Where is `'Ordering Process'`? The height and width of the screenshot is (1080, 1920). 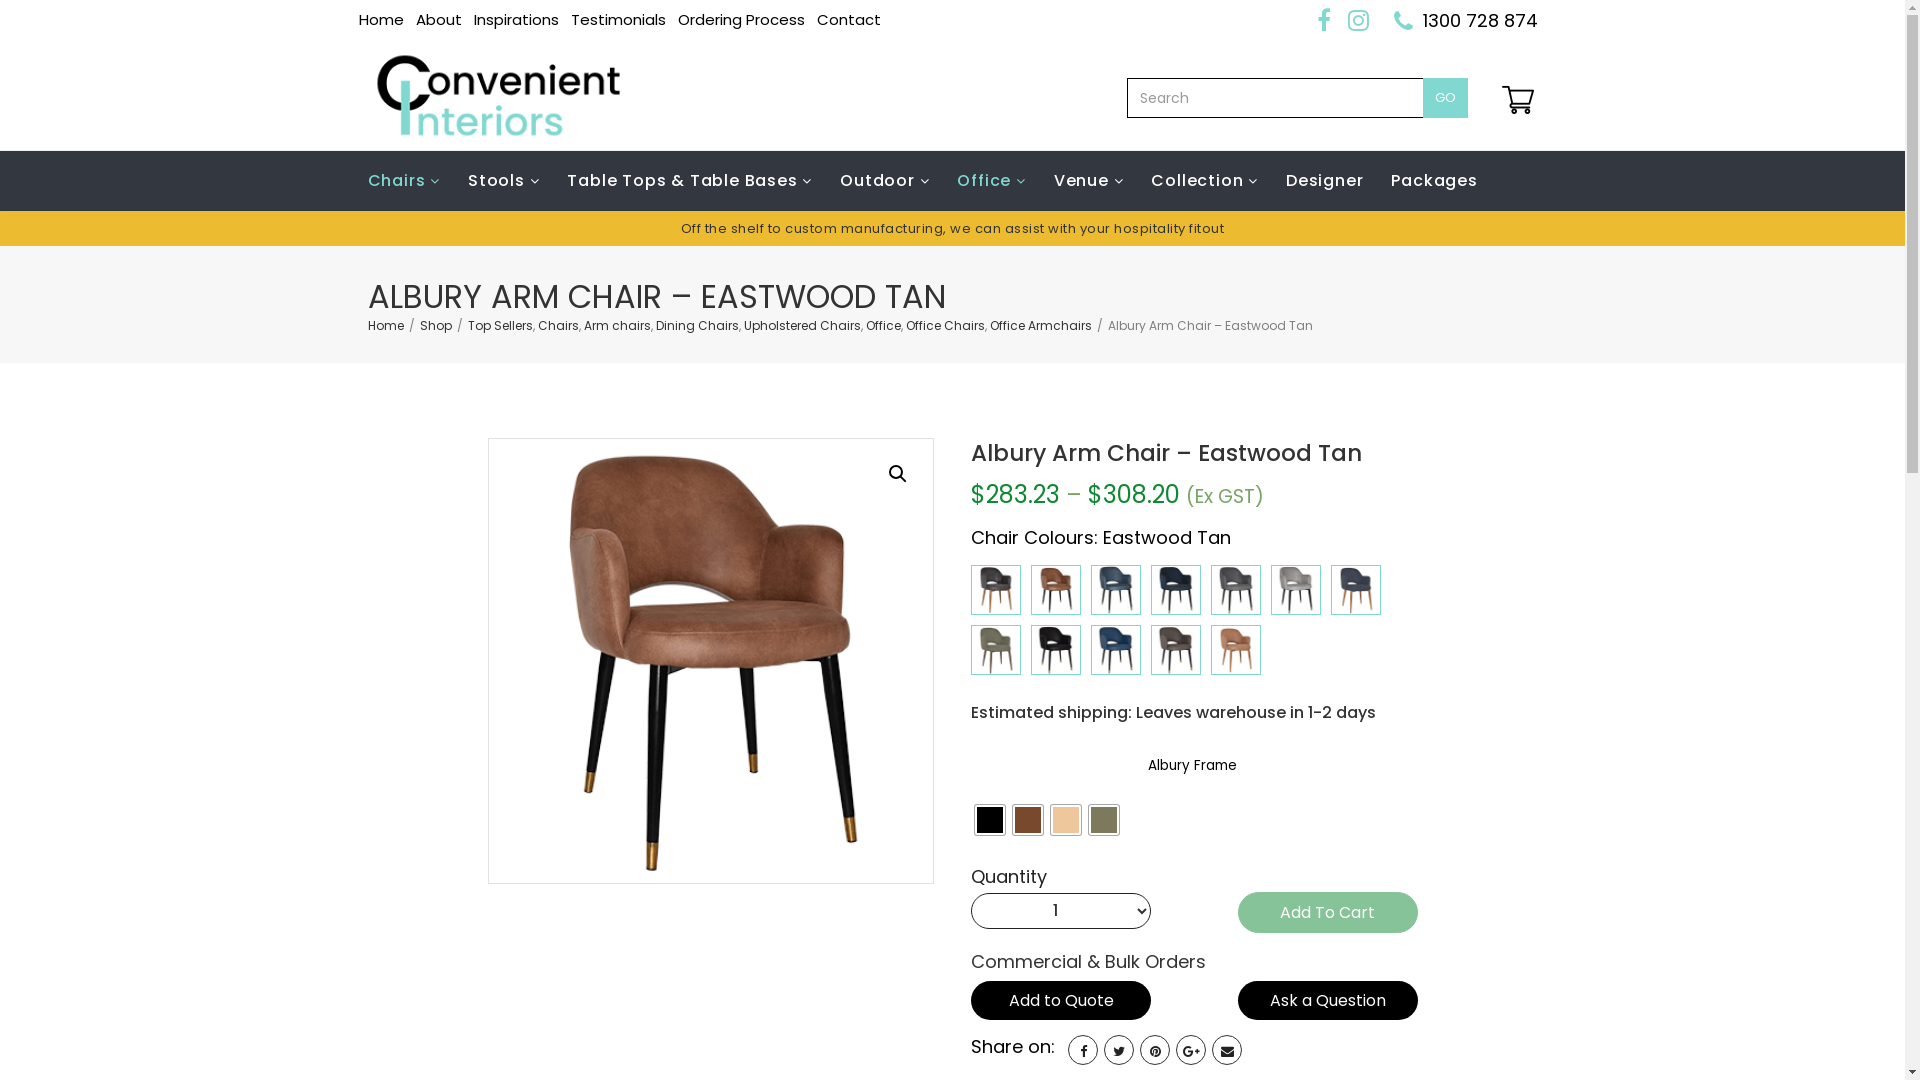
'Ordering Process' is located at coordinates (740, 19).